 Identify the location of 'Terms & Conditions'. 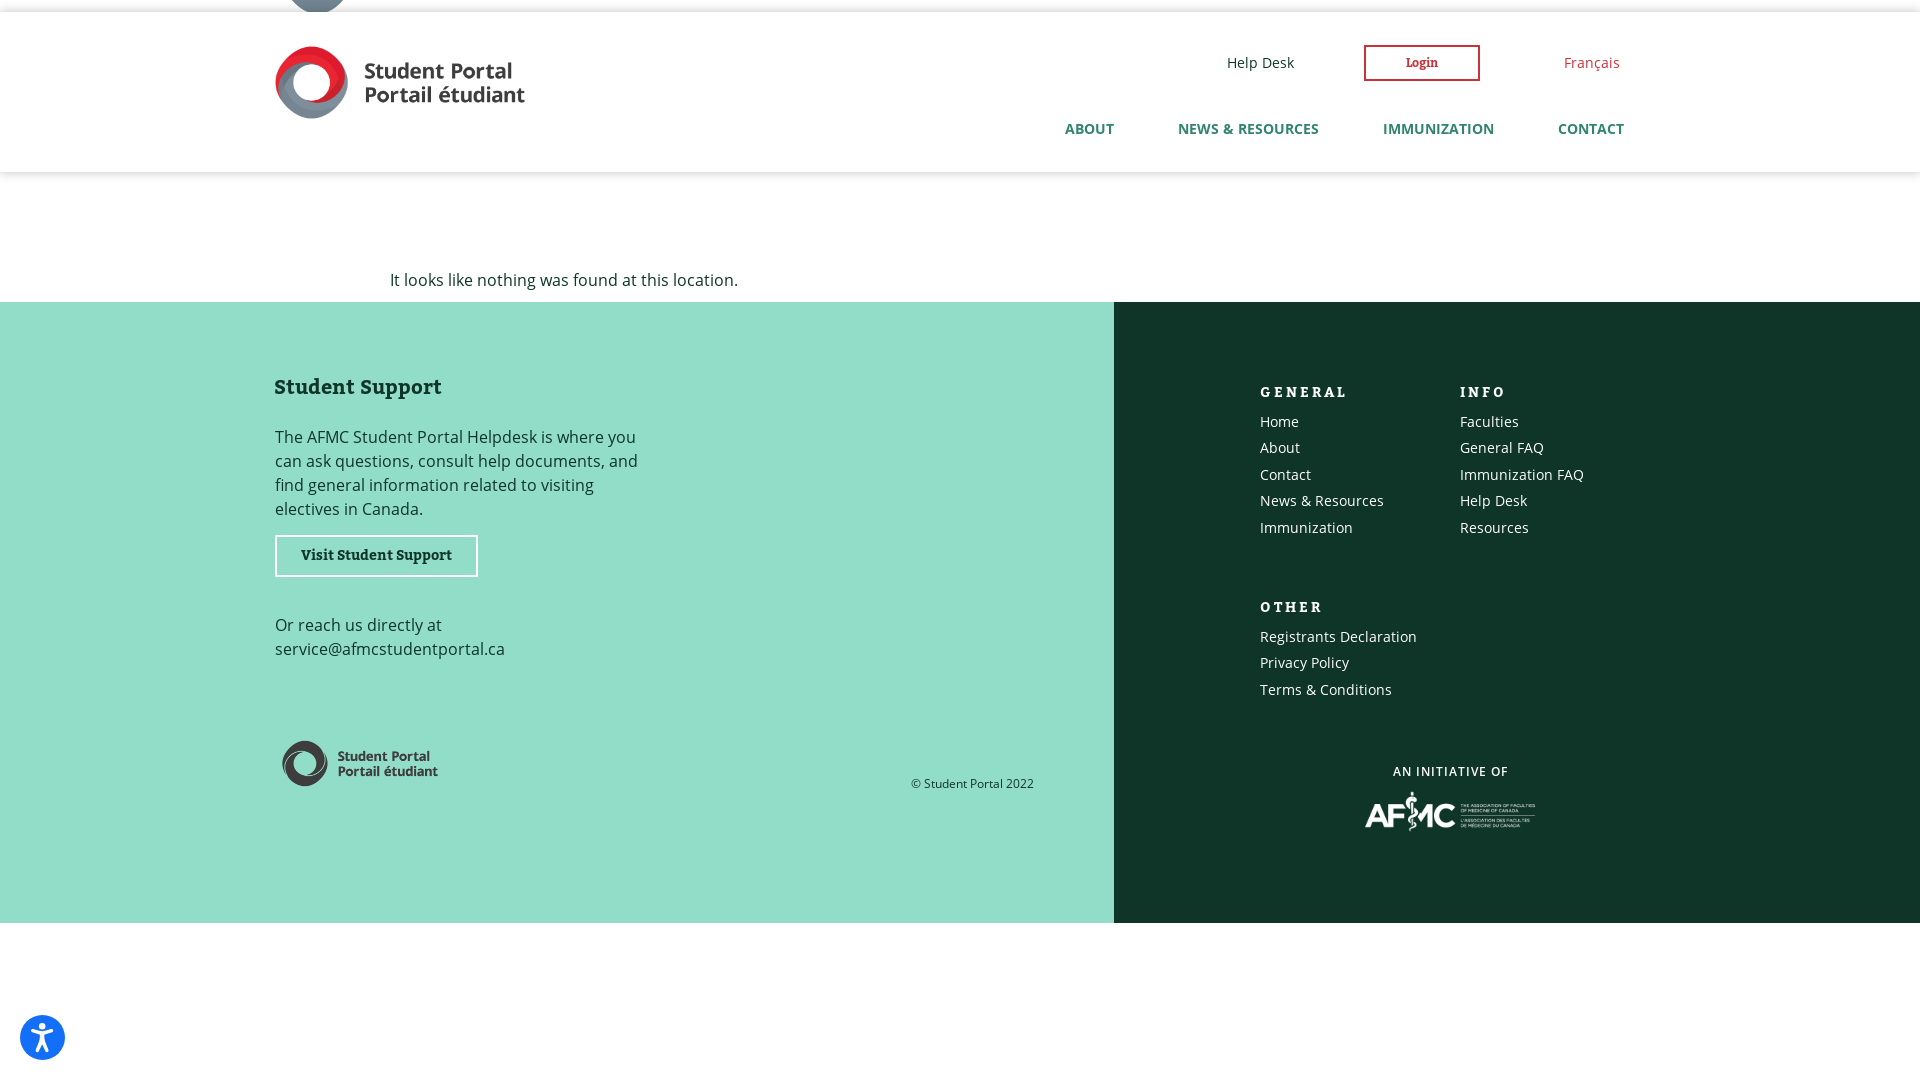
(1325, 688).